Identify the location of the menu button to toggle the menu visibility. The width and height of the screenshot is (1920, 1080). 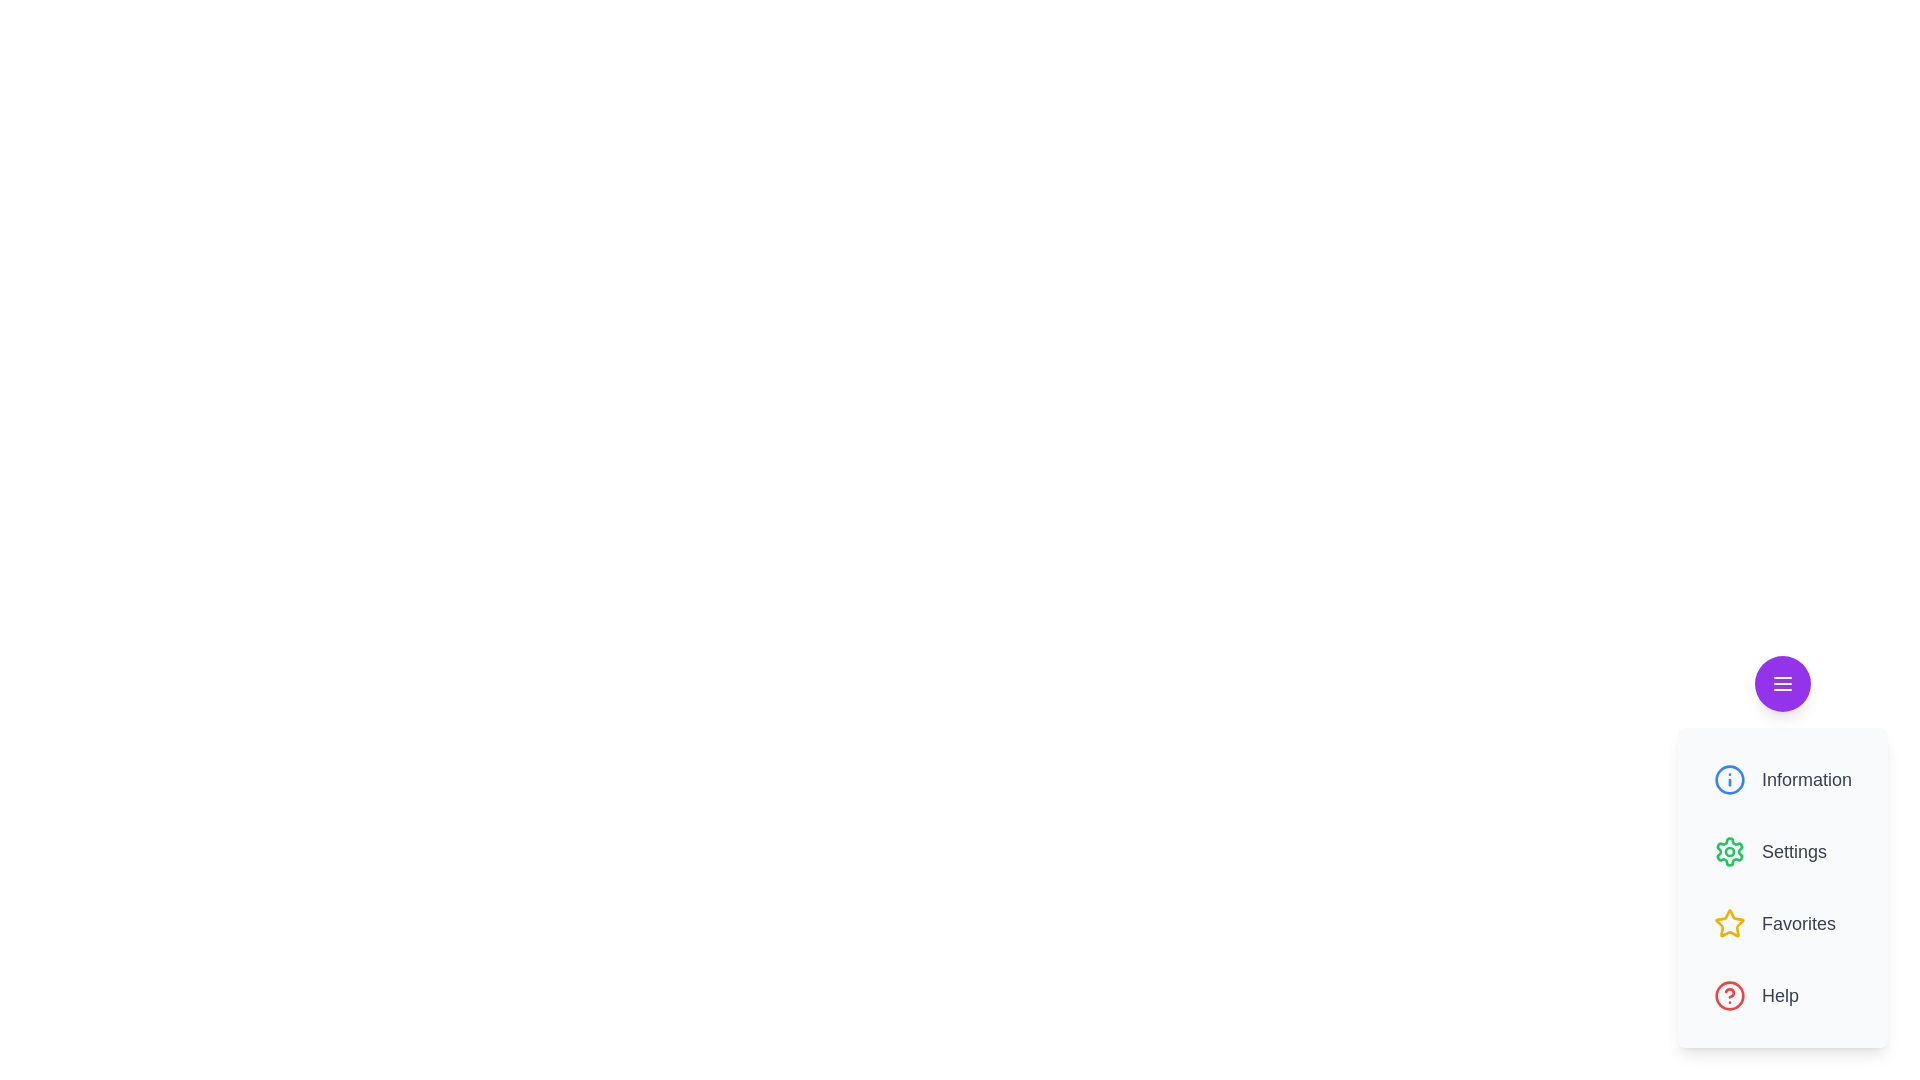
(1782, 682).